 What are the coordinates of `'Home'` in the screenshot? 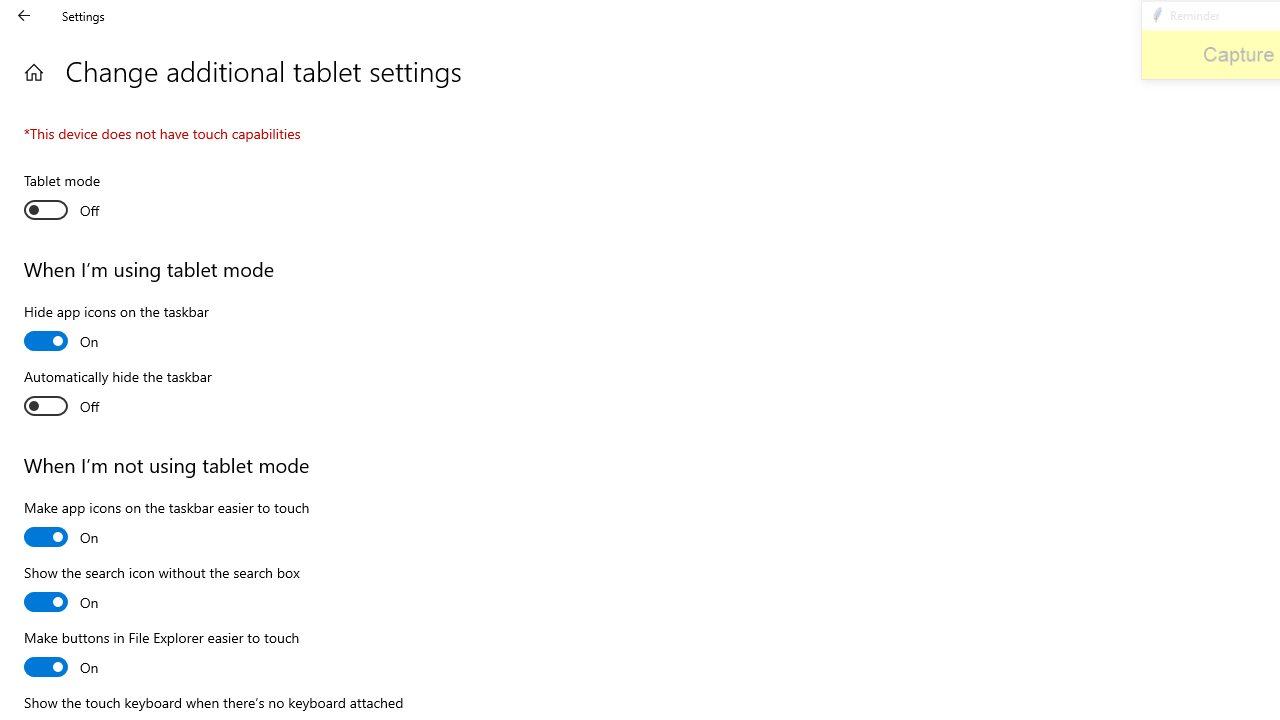 It's located at (33, 71).